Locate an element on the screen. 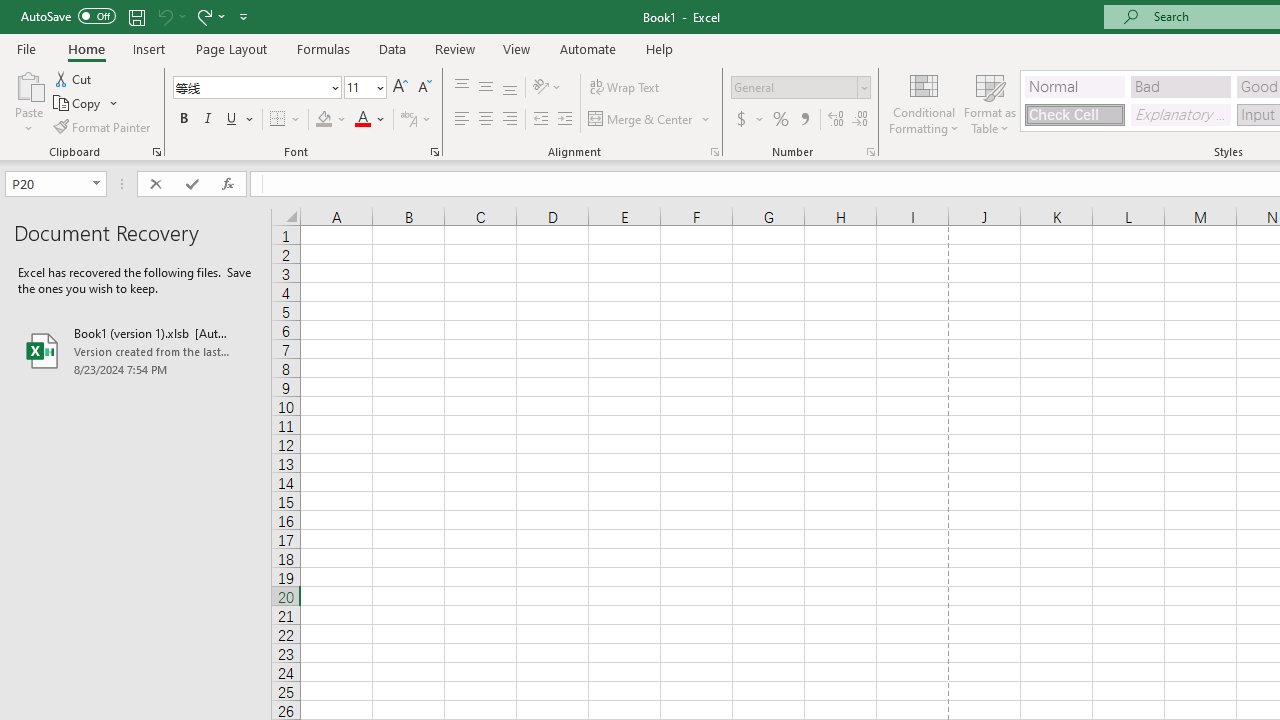 This screenshot has width=1280, height=720. 'Increase Font Size' is located at coordinates (400, 86).